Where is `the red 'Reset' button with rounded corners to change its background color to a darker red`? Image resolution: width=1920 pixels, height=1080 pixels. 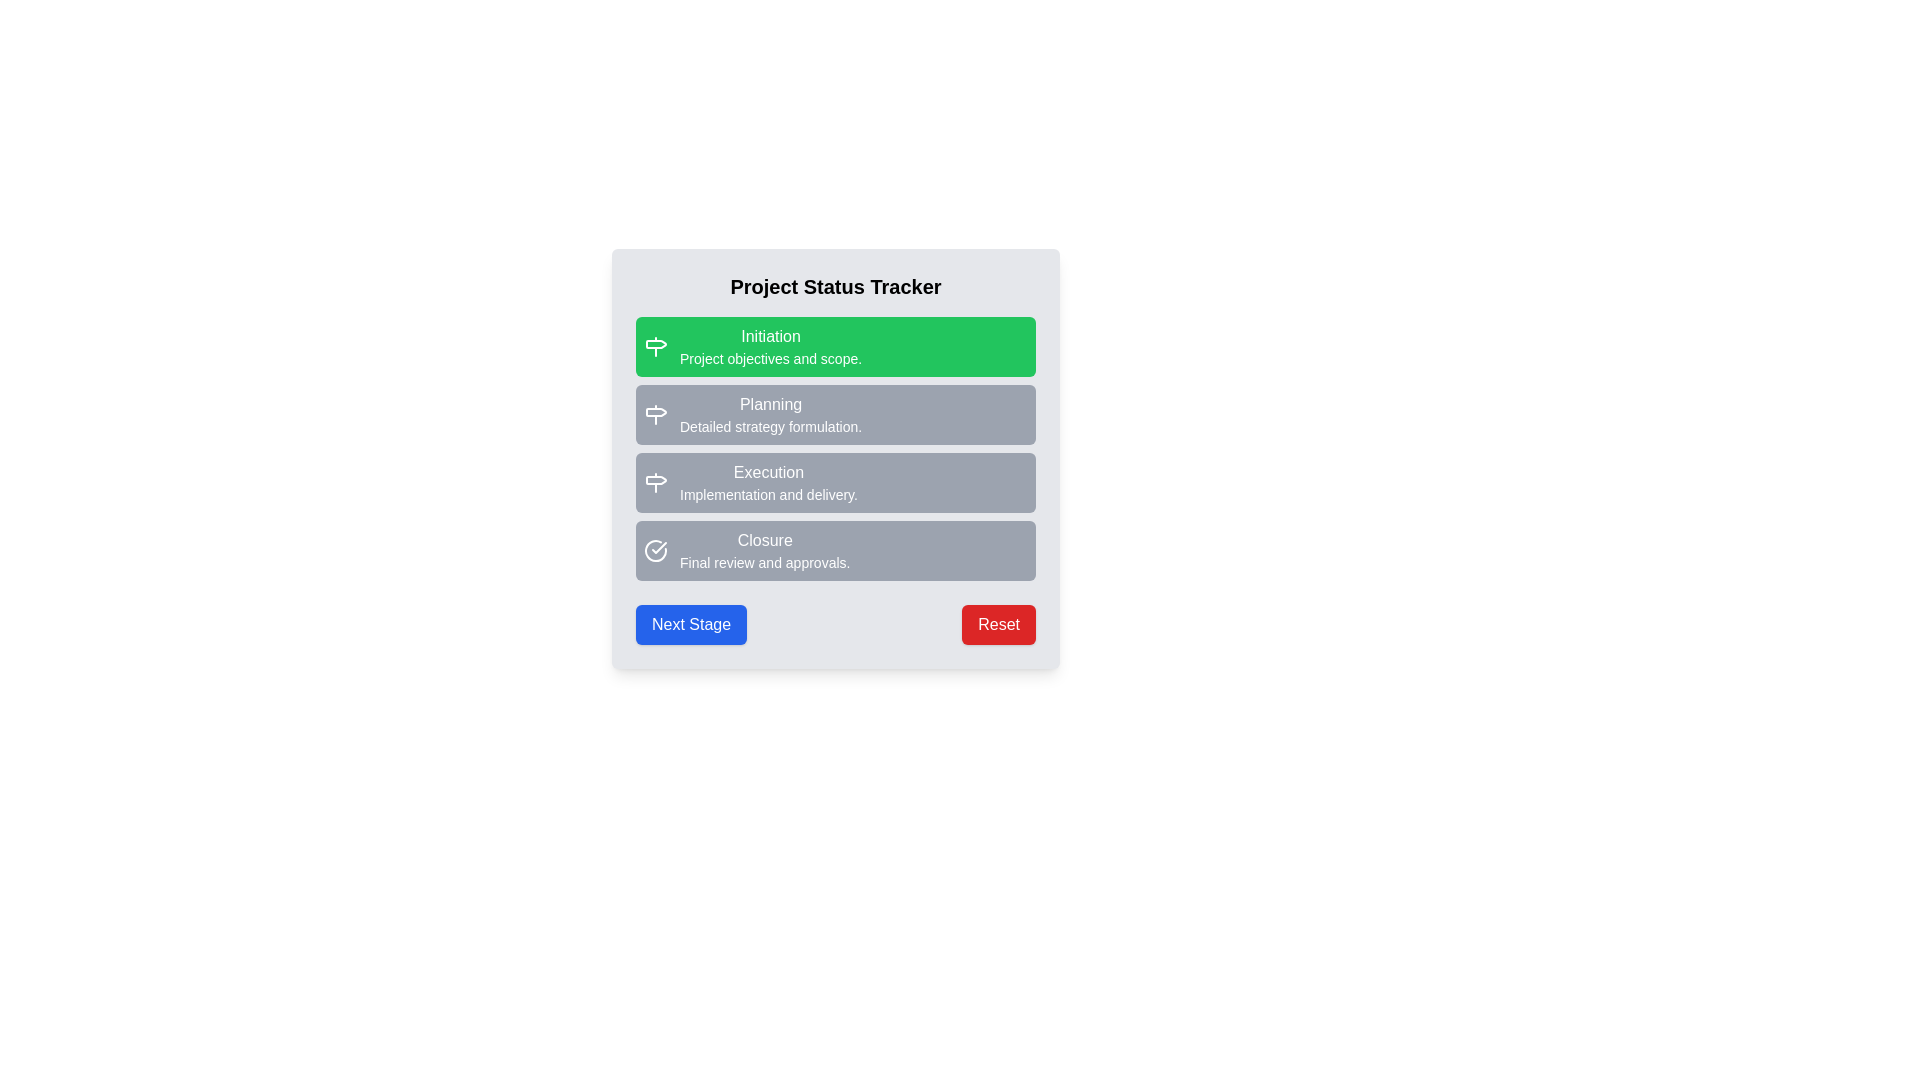
the red 'Reset' button with rounded corners to change its background color to a darker red is located at coordinates (999, 623).